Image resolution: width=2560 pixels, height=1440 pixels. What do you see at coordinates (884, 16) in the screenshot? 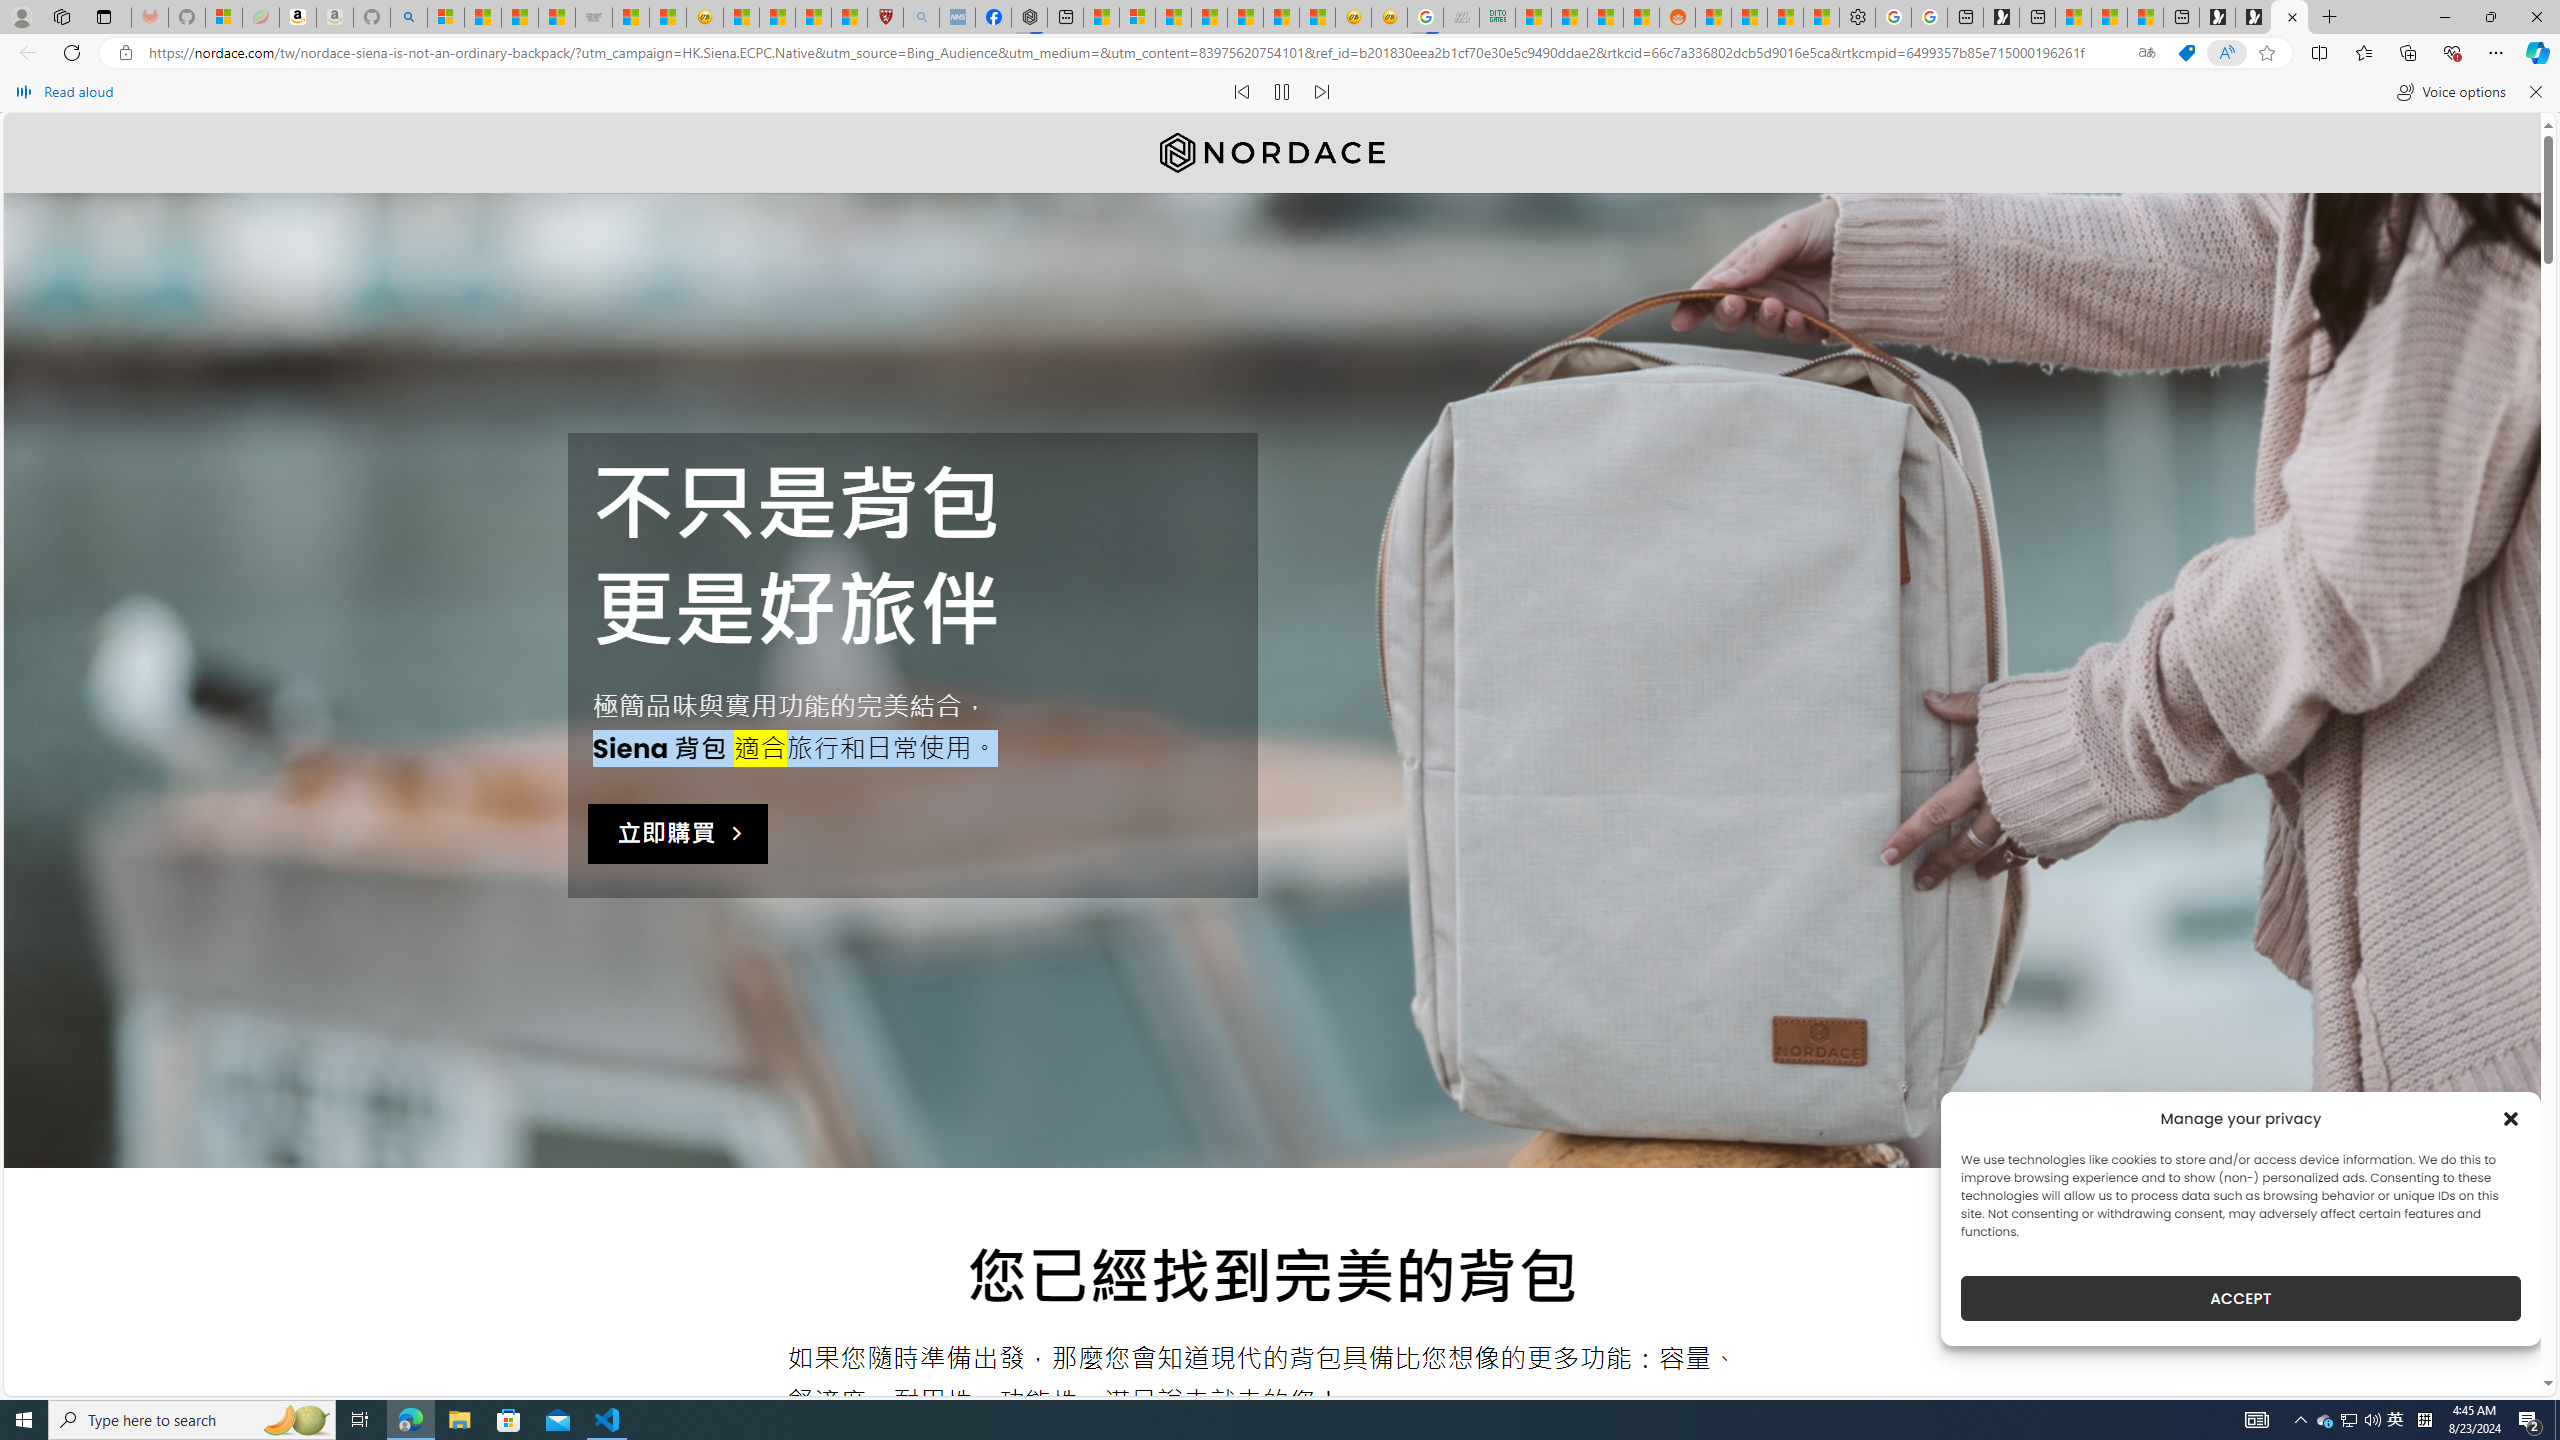
I see `'Robert H. Shmerling, MD - Harvard Health'` at bounding box center [884, 16].